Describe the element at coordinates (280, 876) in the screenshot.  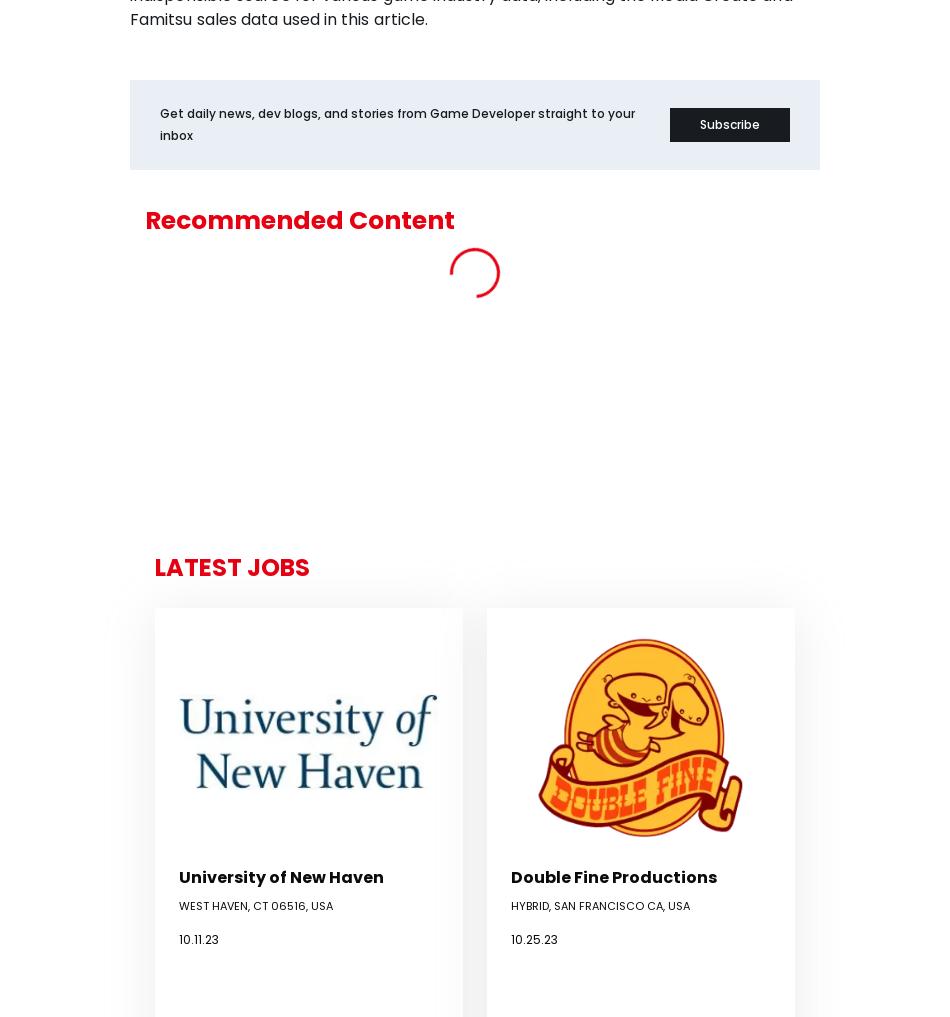
I see `'University of New Haven'` at that location.